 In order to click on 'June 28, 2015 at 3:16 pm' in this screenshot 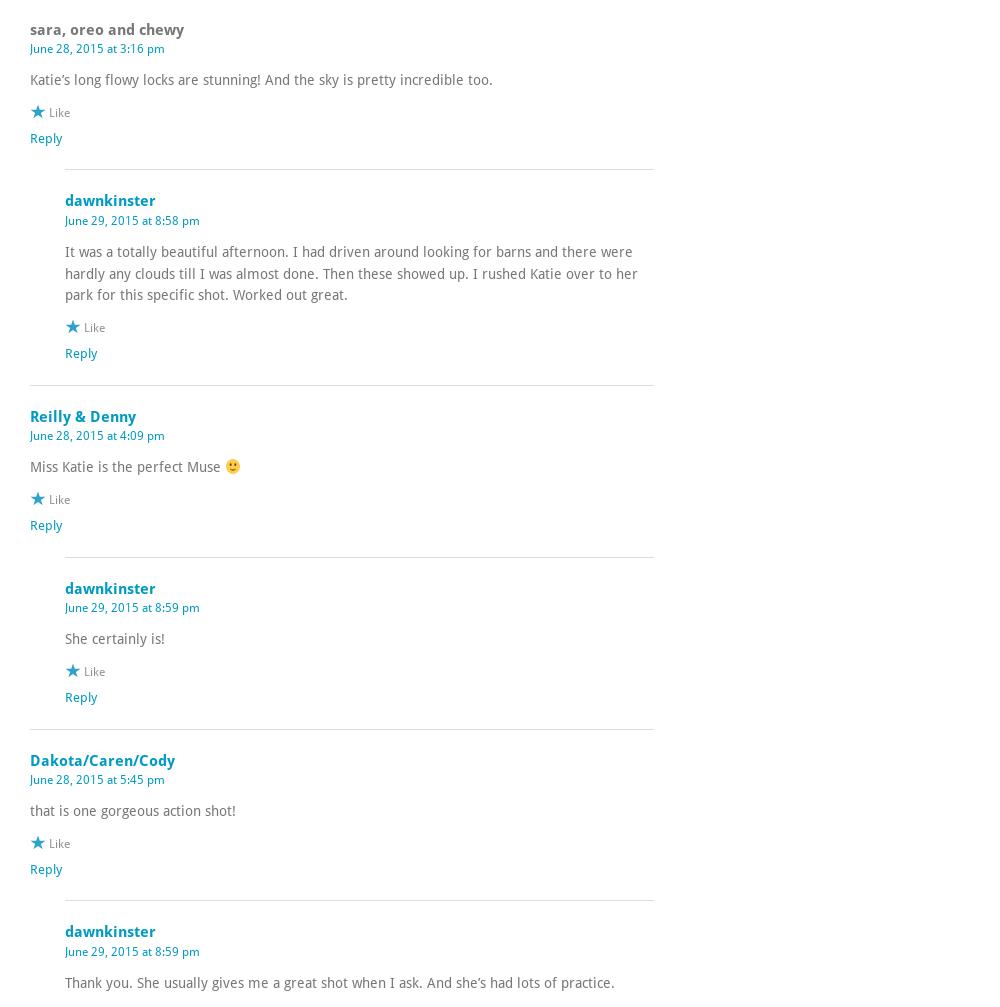, I will do `click(96, 49)`.